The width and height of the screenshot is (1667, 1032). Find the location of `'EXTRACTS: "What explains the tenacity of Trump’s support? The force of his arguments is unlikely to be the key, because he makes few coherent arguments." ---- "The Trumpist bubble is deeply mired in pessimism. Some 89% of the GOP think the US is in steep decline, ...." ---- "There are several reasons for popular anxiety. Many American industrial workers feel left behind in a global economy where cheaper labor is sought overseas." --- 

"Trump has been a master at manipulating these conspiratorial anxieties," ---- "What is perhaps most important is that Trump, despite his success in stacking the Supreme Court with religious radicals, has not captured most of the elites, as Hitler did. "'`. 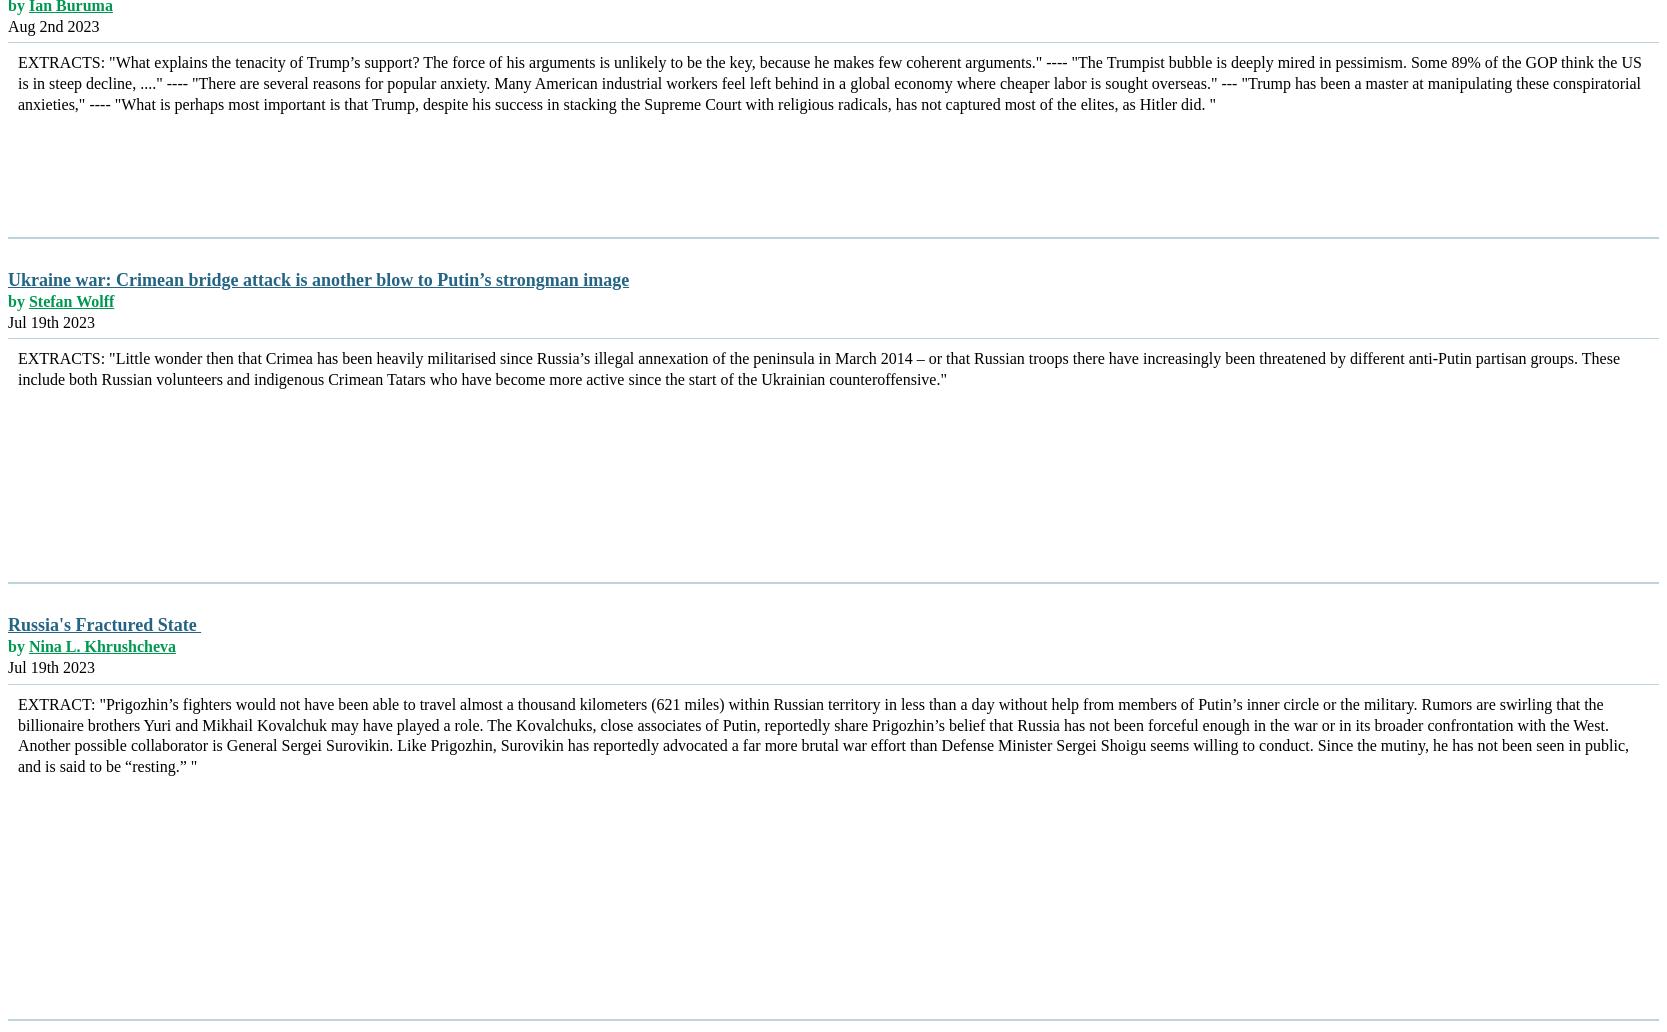

'EXTRACTS: "What explains the tenacity of Trump’s support? The force of his arguments is unlikely to be the key, because he makes few coherent arguments." ---- "The Trumpist bubble is deeply mired in pessimism. Some 89% of the GOP think the US is in steep decline, ...." ---- "There are several reasons for popular anxiety. Many American industrial workers feel left behind in a global economy where cheaper labor is sought overseas." --- 

"Trump has been a master at manipulating these conspiratorial anxieties," ---- "What is perhaps most important is that Trump, despite his success in stacking the Supreme Court with religious radicals, has not captured most of the elites, as Hitler did. "' is located at coordinates (829, 82).